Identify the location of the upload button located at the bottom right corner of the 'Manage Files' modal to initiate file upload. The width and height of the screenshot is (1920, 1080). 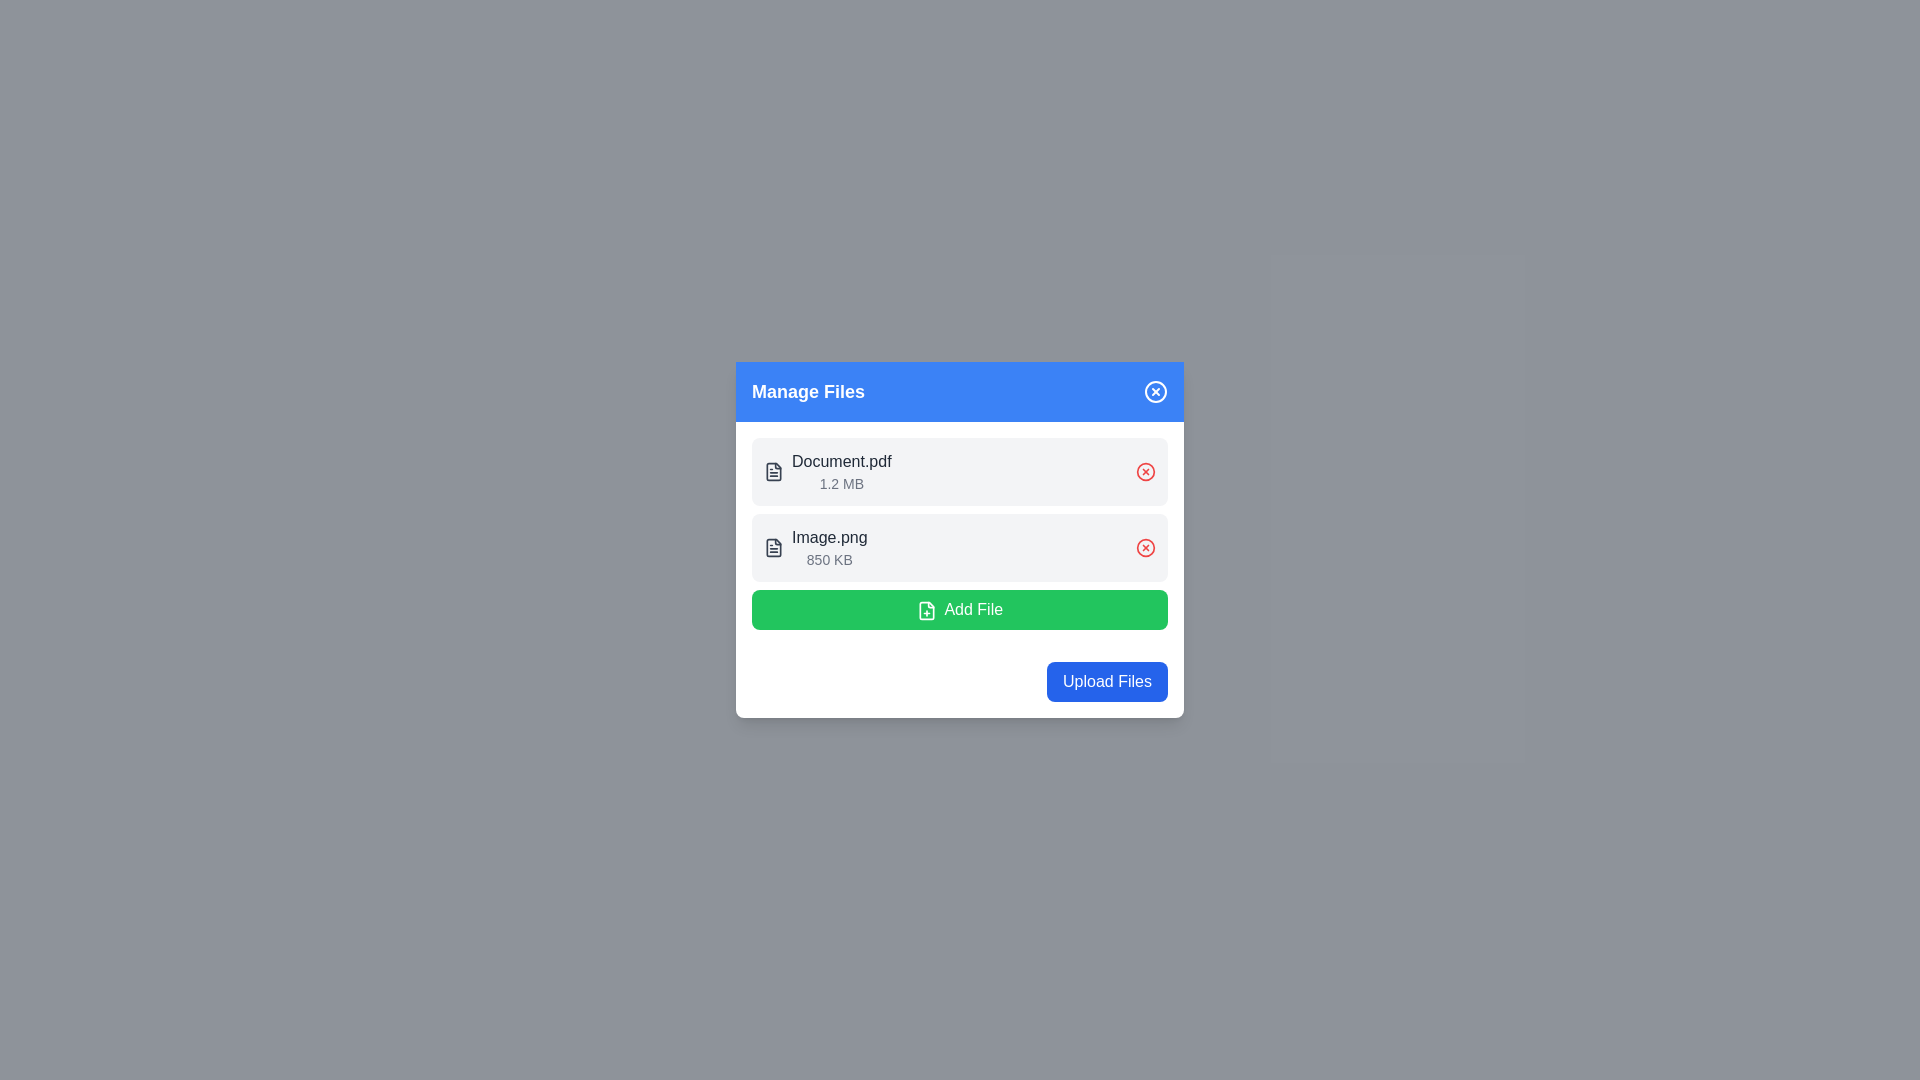
(1106, 681).